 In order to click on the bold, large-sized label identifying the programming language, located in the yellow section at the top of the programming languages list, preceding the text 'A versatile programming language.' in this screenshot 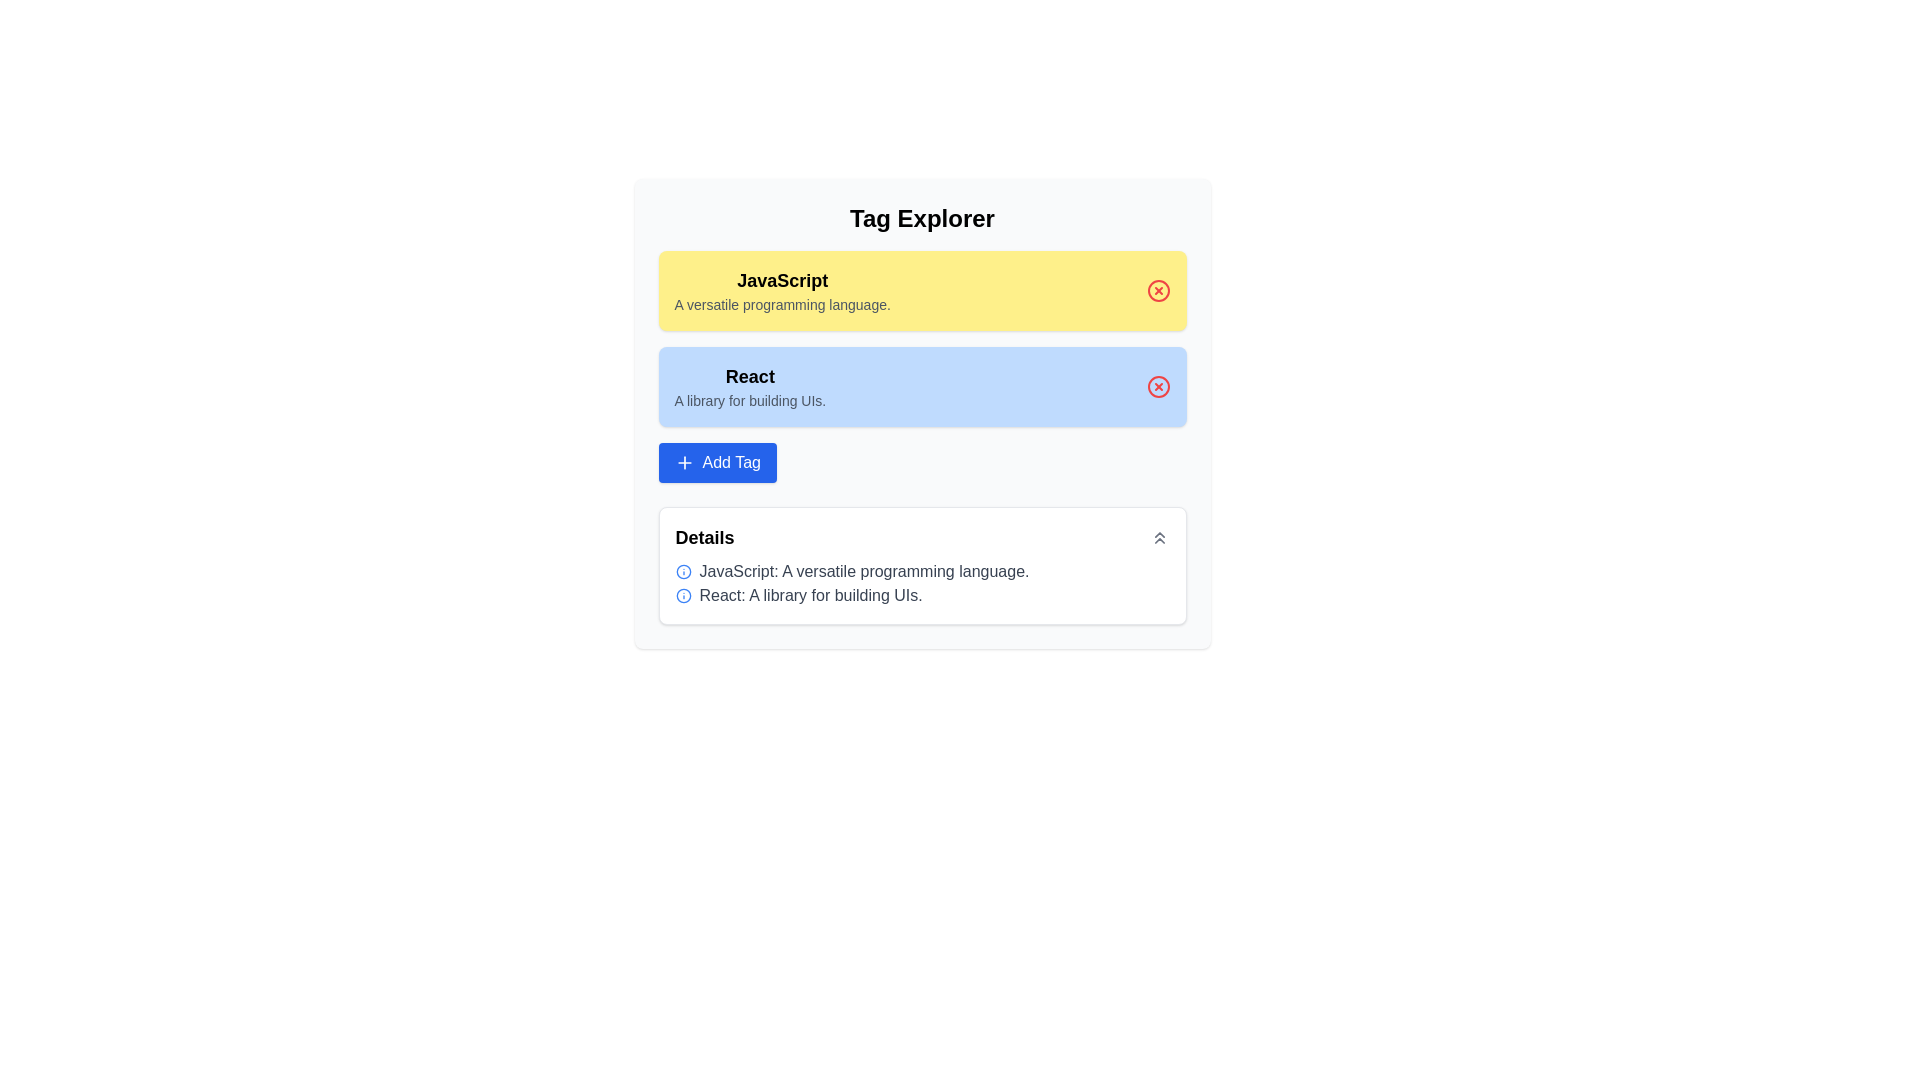, I will do `click(781, 281)`.